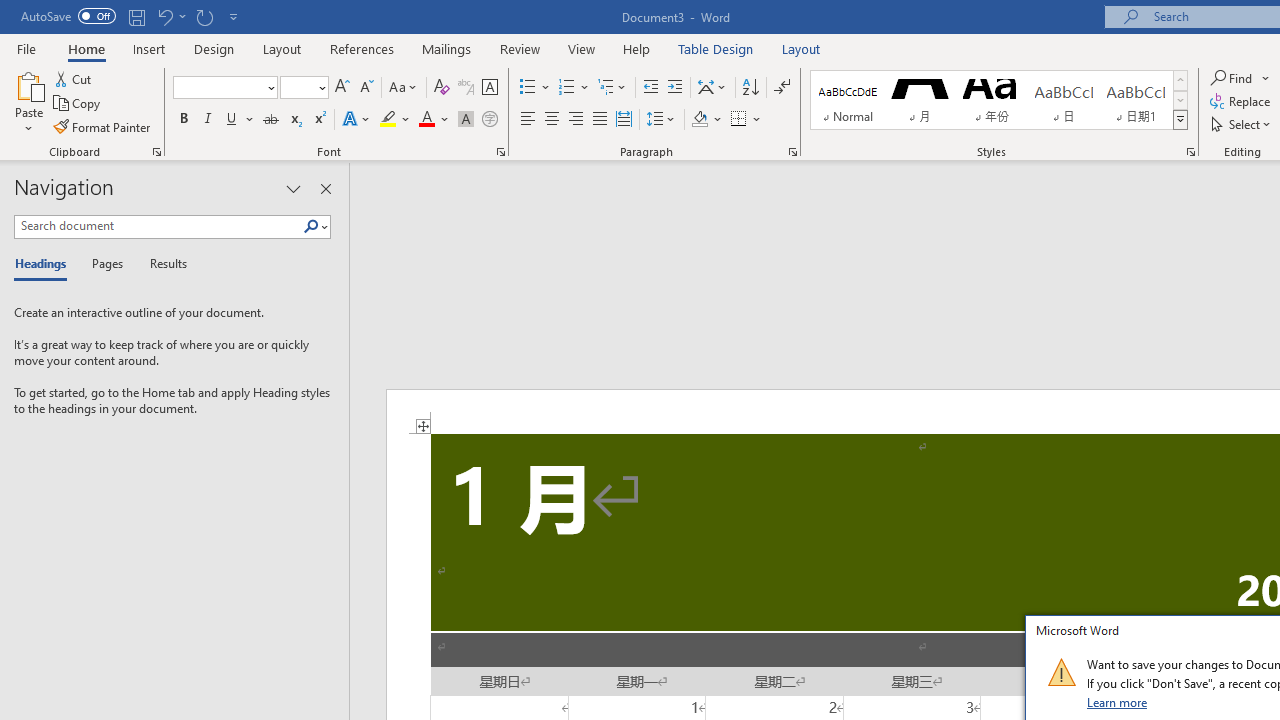 The height and width of the screenshot is (720, 1280). I want to click on 'View', so click(581, 48).